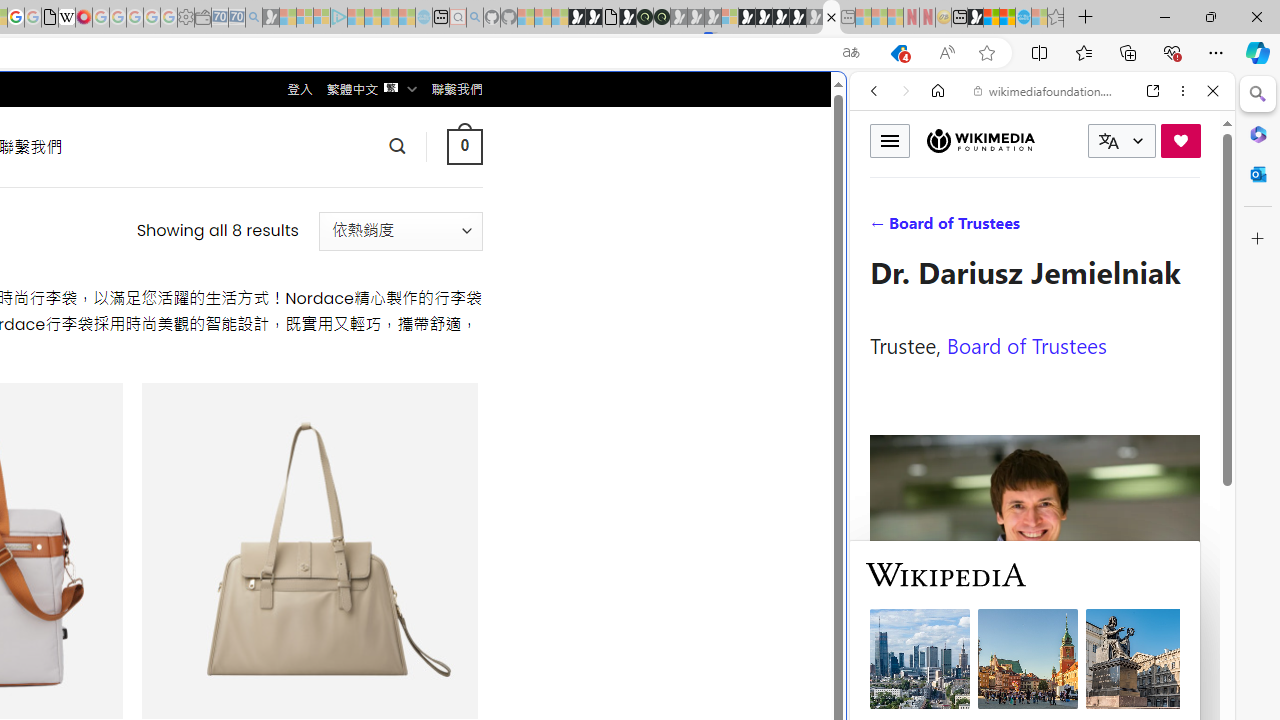 This screenshot has width=1280, height=720. I want to click on 'Donate now', so click(1180, 139).